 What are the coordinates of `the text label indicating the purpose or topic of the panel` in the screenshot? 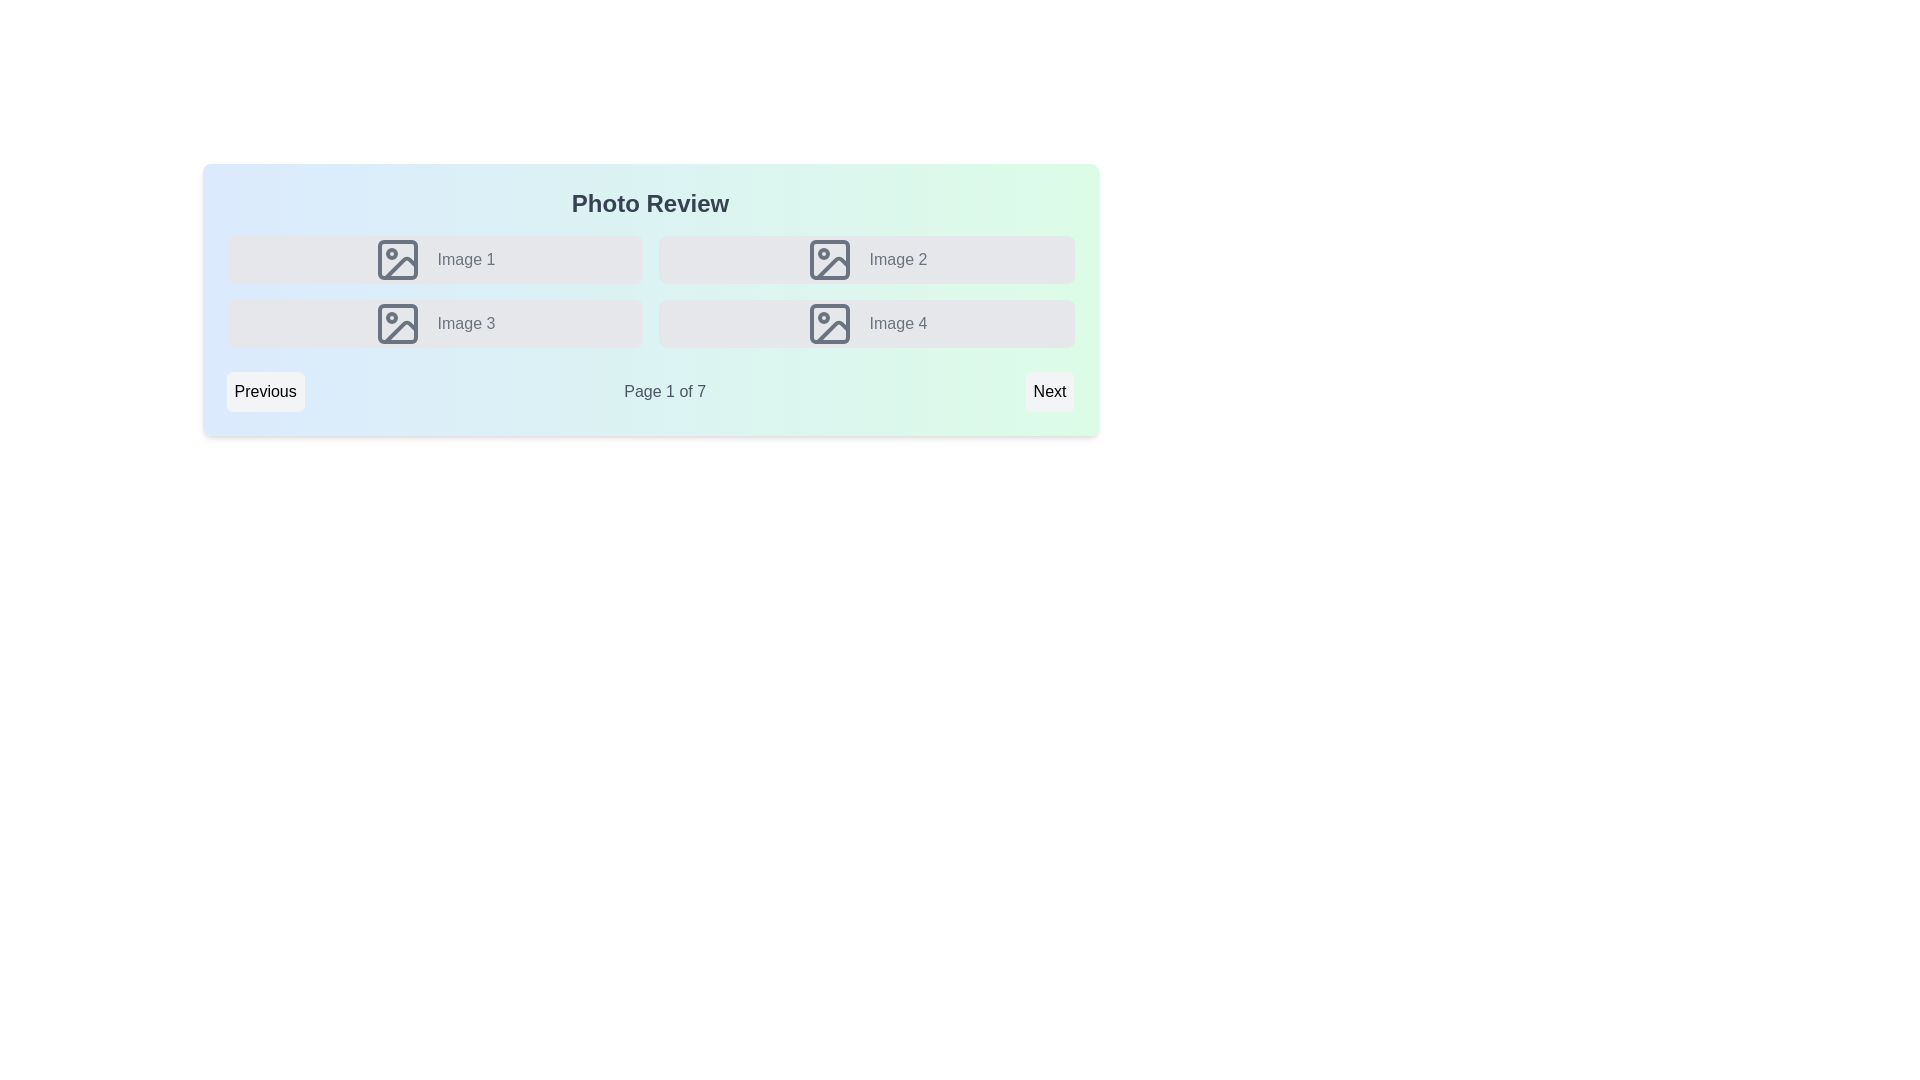 It's located at (650, 204).